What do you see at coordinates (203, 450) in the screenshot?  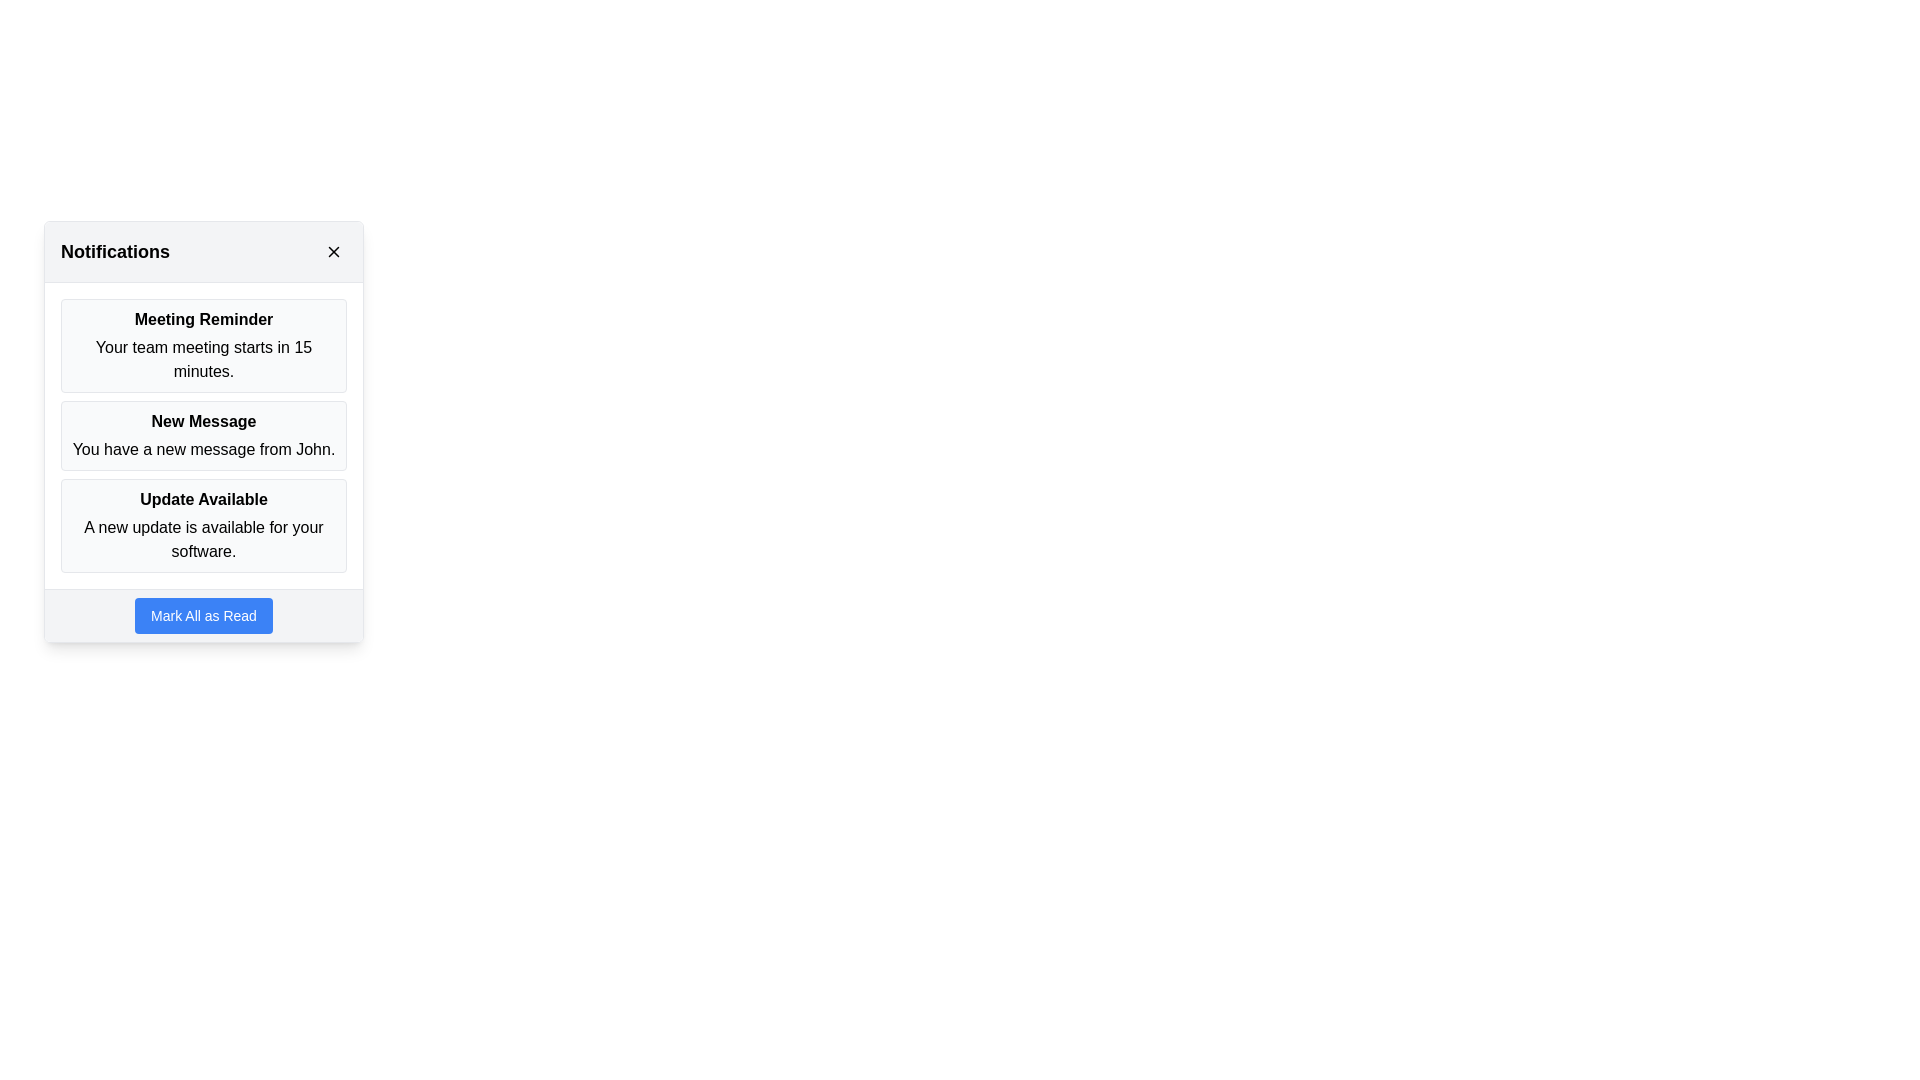 I see `notification text displayed as 'You have a new message from John.' located below the 'New Message' title in the notification UI` at bounding box center [203, 450].